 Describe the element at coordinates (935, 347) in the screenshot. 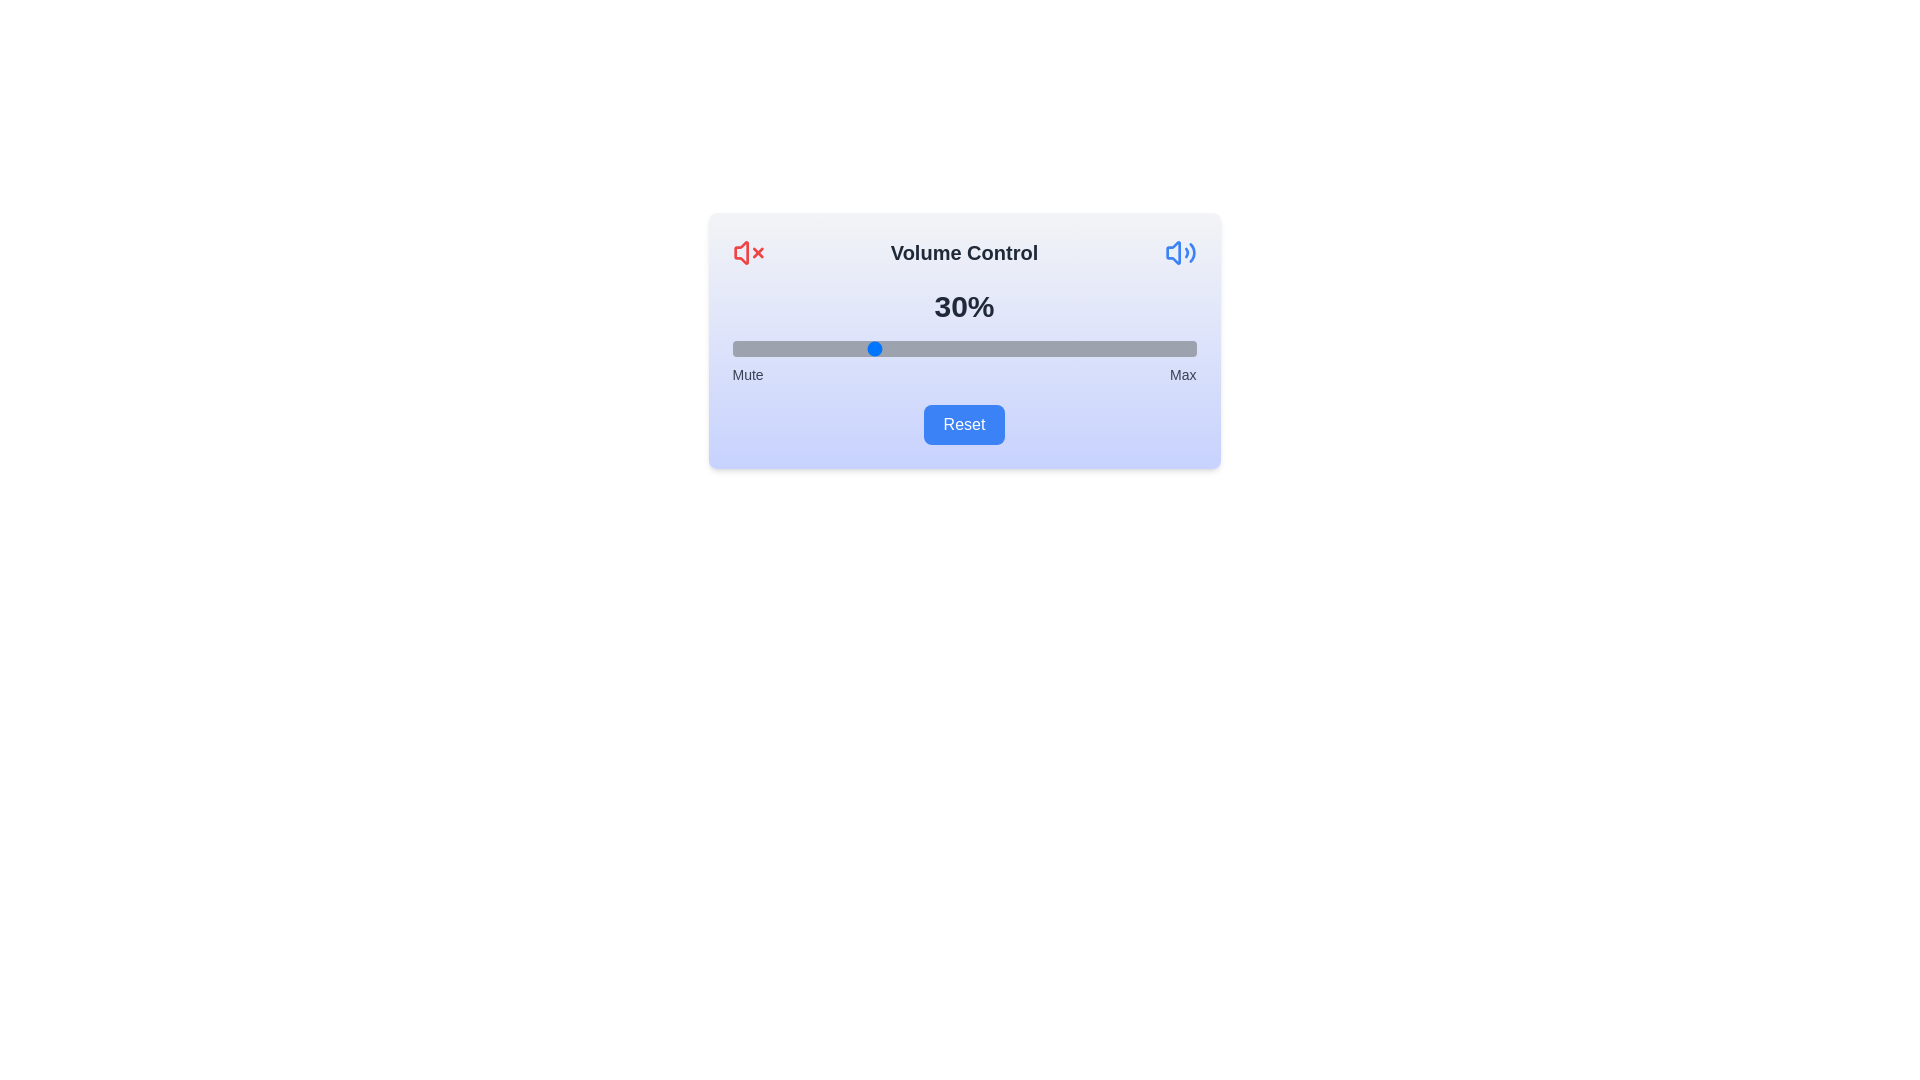

I see `the volume slider to a specific percentage, 44` at that location.